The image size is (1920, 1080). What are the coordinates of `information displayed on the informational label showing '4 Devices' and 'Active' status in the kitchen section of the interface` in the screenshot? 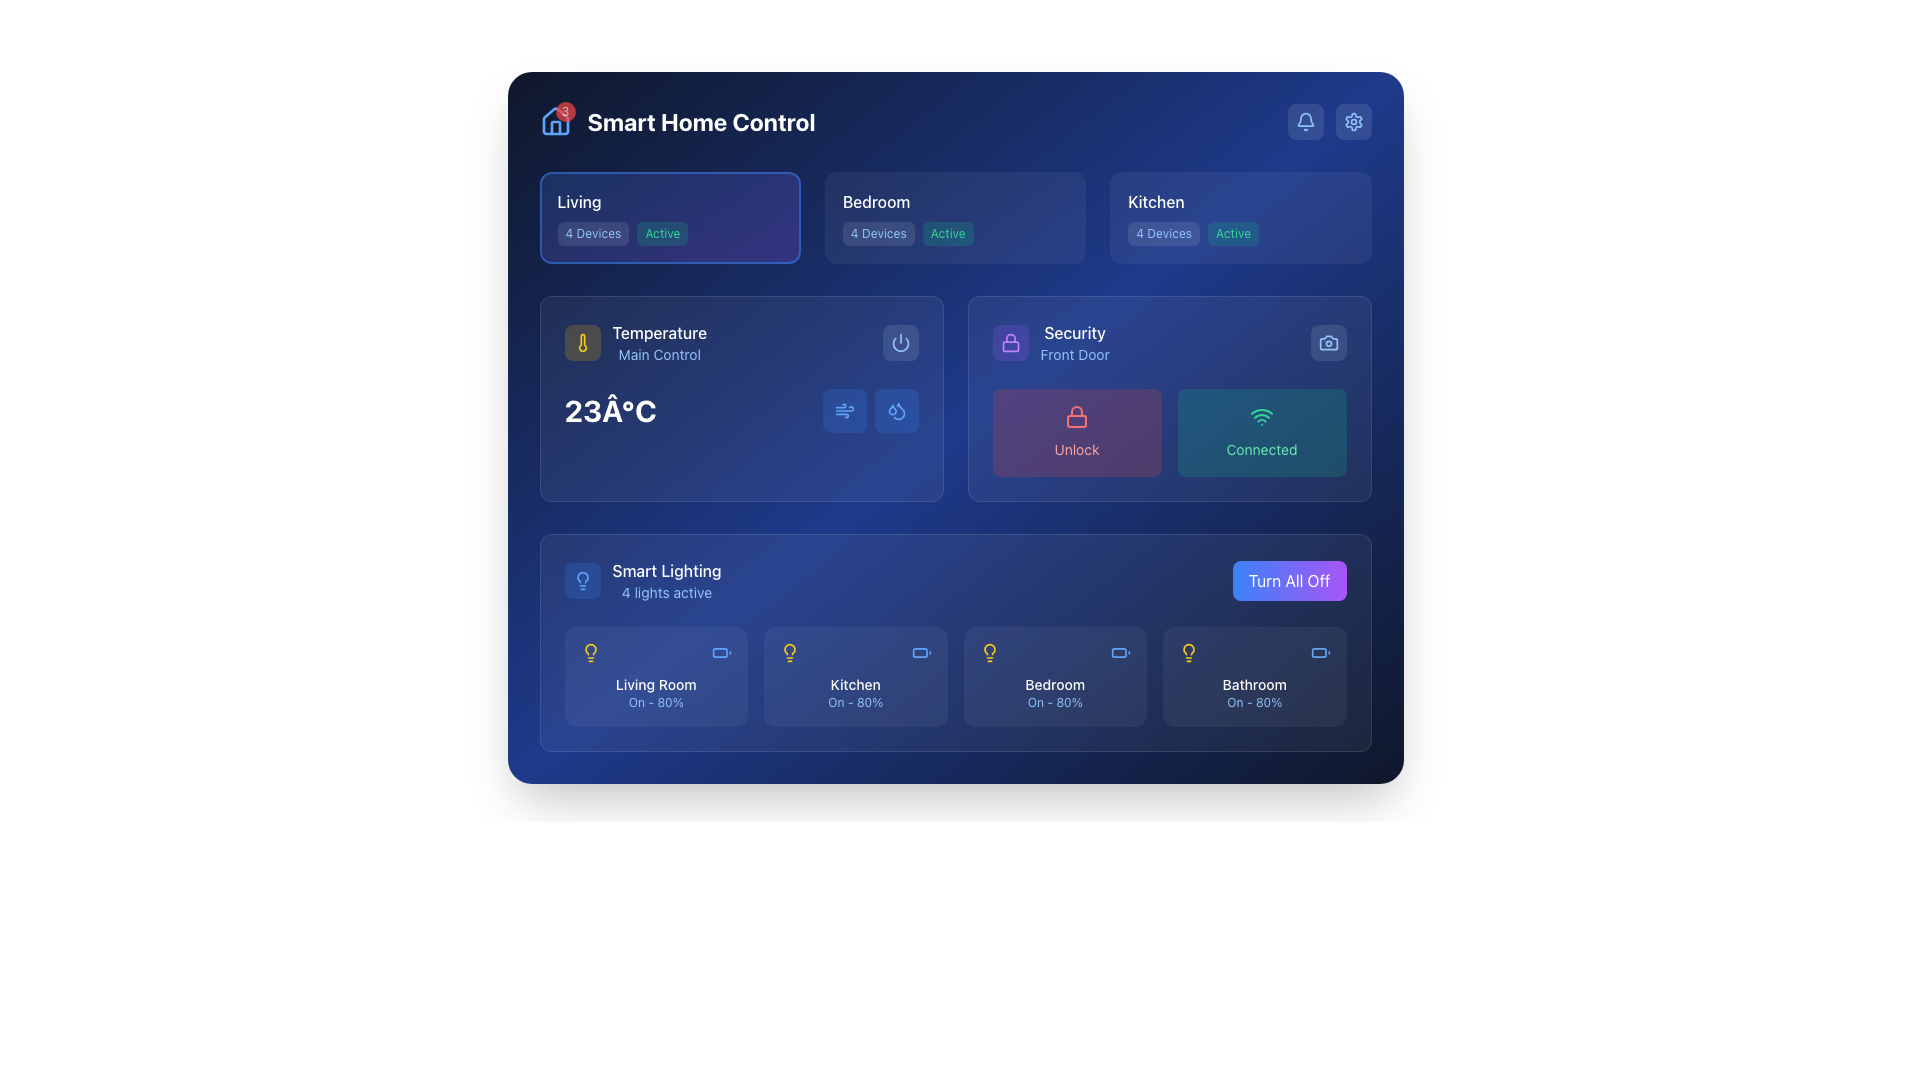 It's located at (1239, 233).